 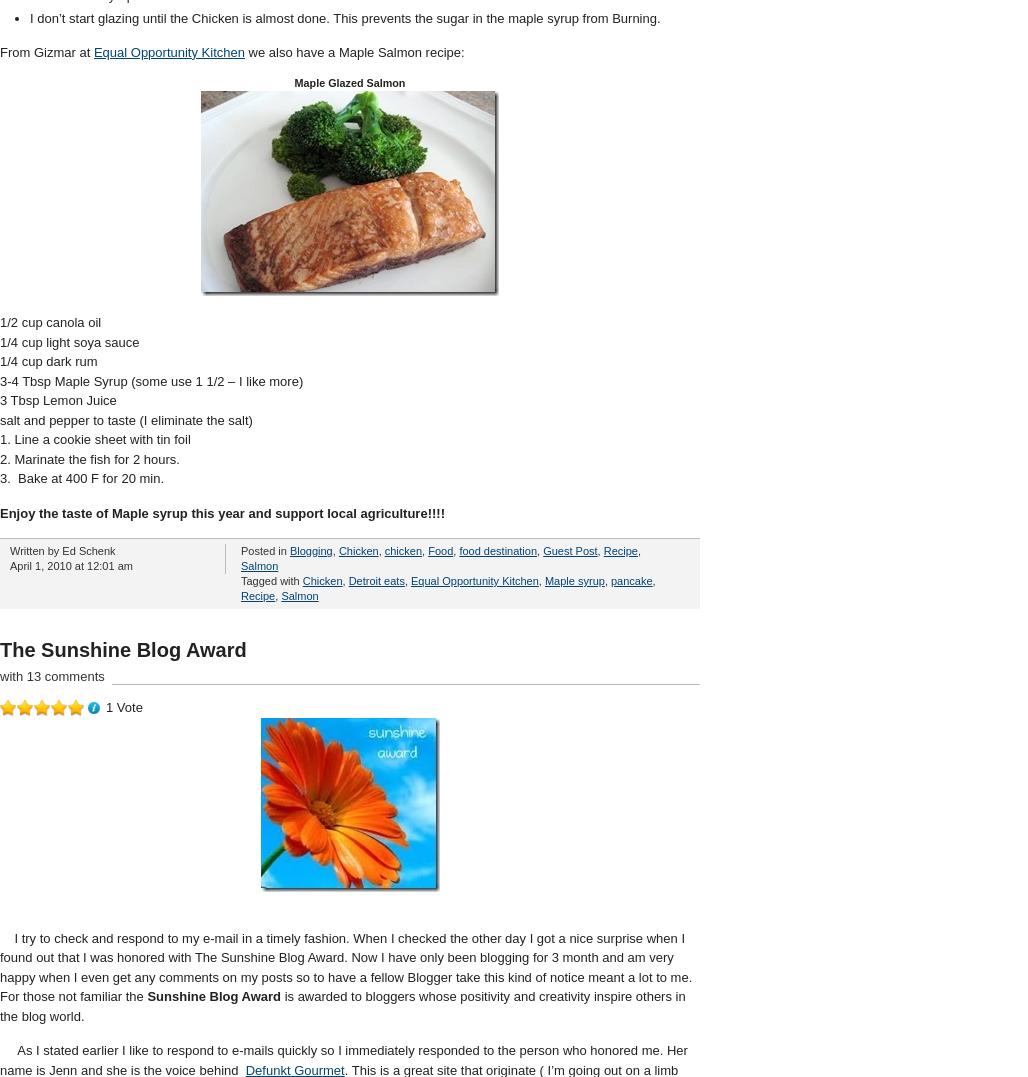 What do you see at coordinates (221, 511) in the screenshot?
I see `'Enjoy the taste of Maple syrup this year and support local agriculture!!!!'` at bounding box center [221, 511].